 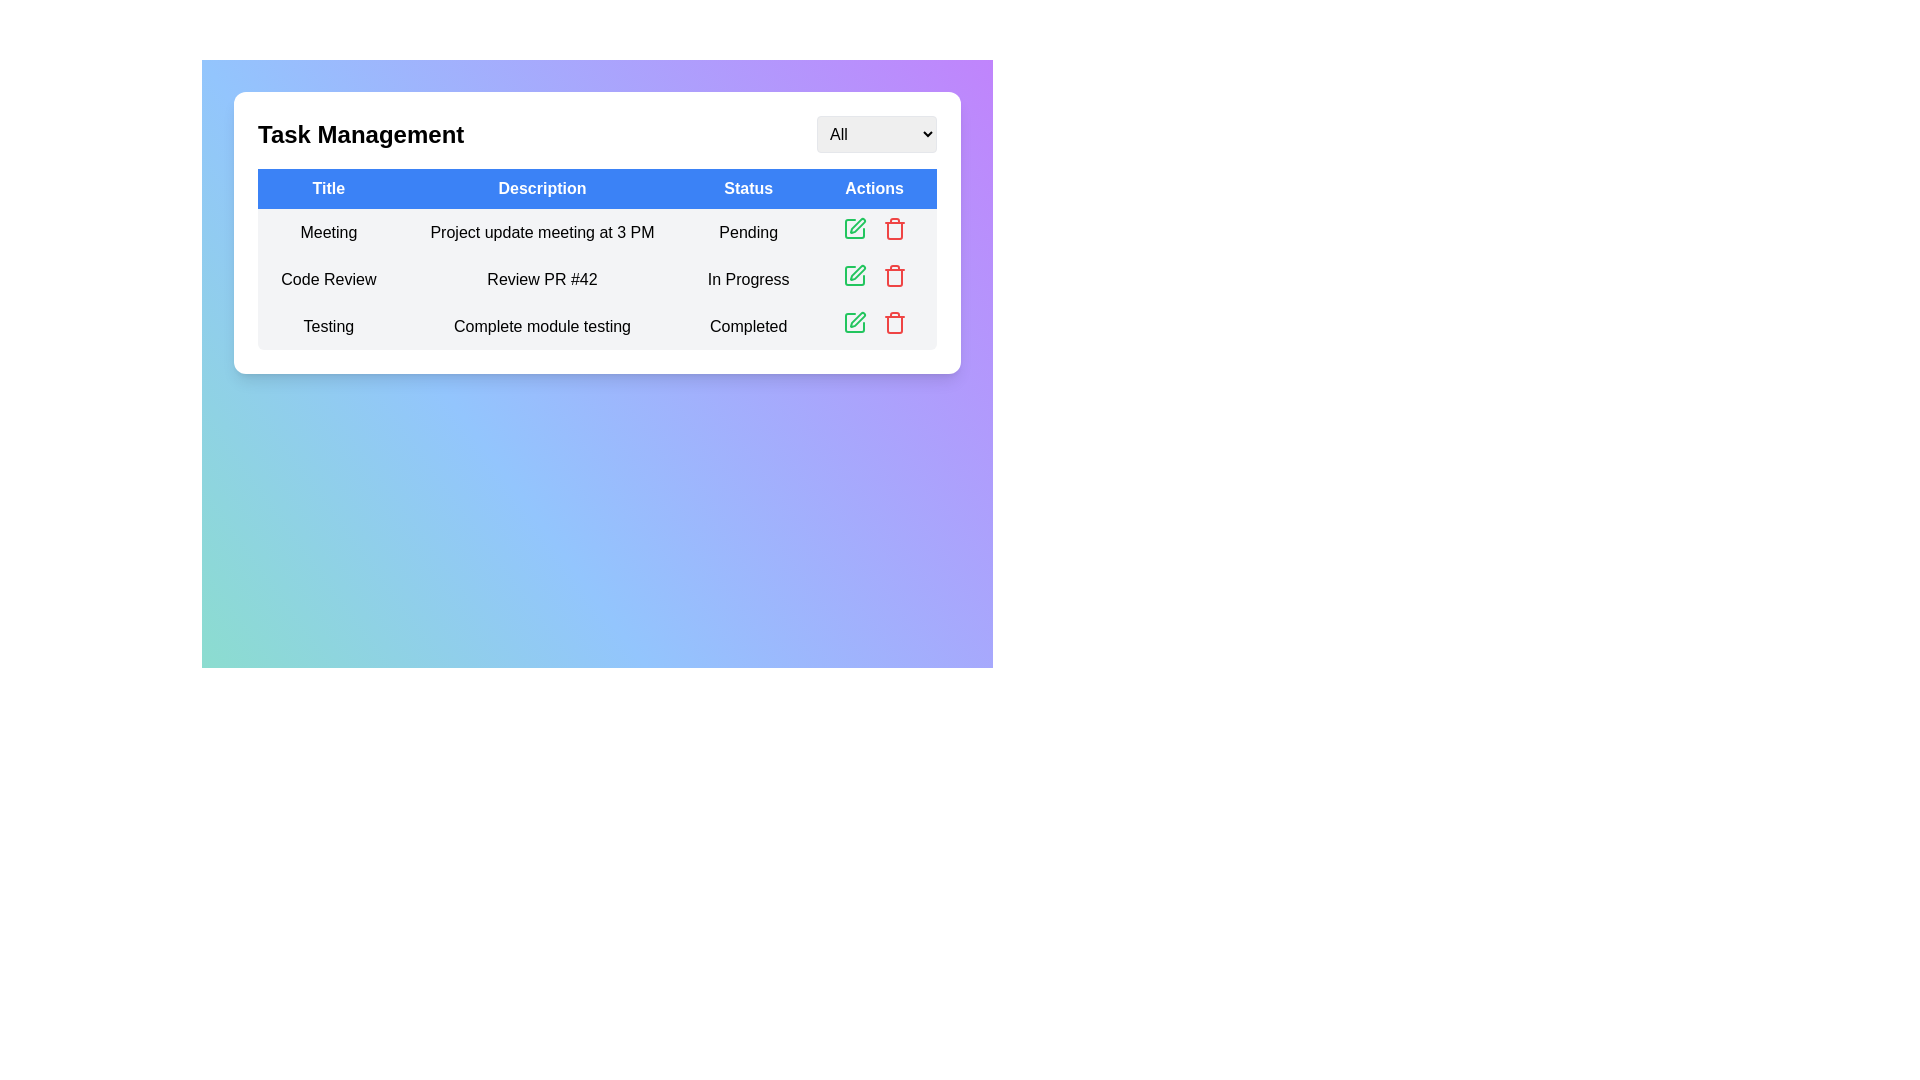 What do you see at coordinates (542, 279) in the screenshot?
I see `the text label that describes the task of reviewing pull request #42, located in the second row under the 'Description' column of the 'Task Management' panel` at bounding box center [542, 279].